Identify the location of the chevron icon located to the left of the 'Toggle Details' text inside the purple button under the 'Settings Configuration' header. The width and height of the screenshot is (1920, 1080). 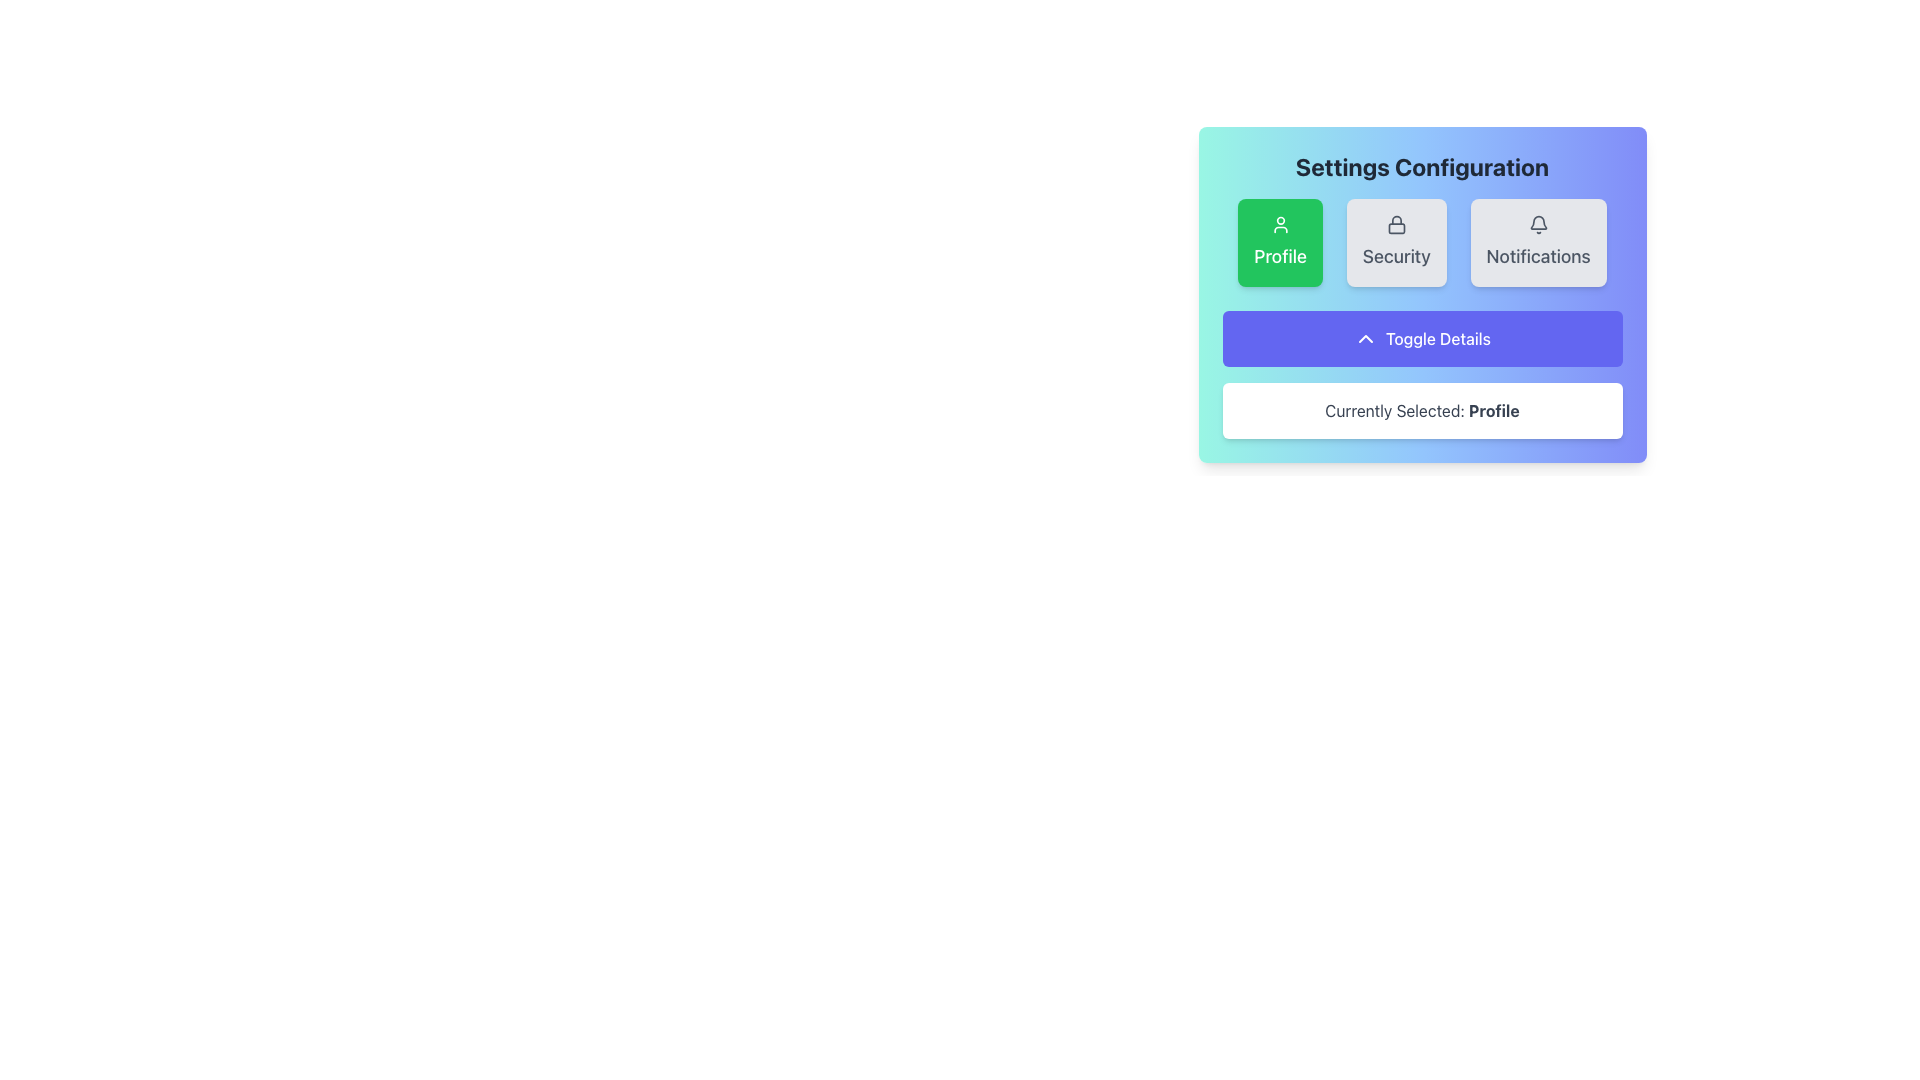
(1365, 338).